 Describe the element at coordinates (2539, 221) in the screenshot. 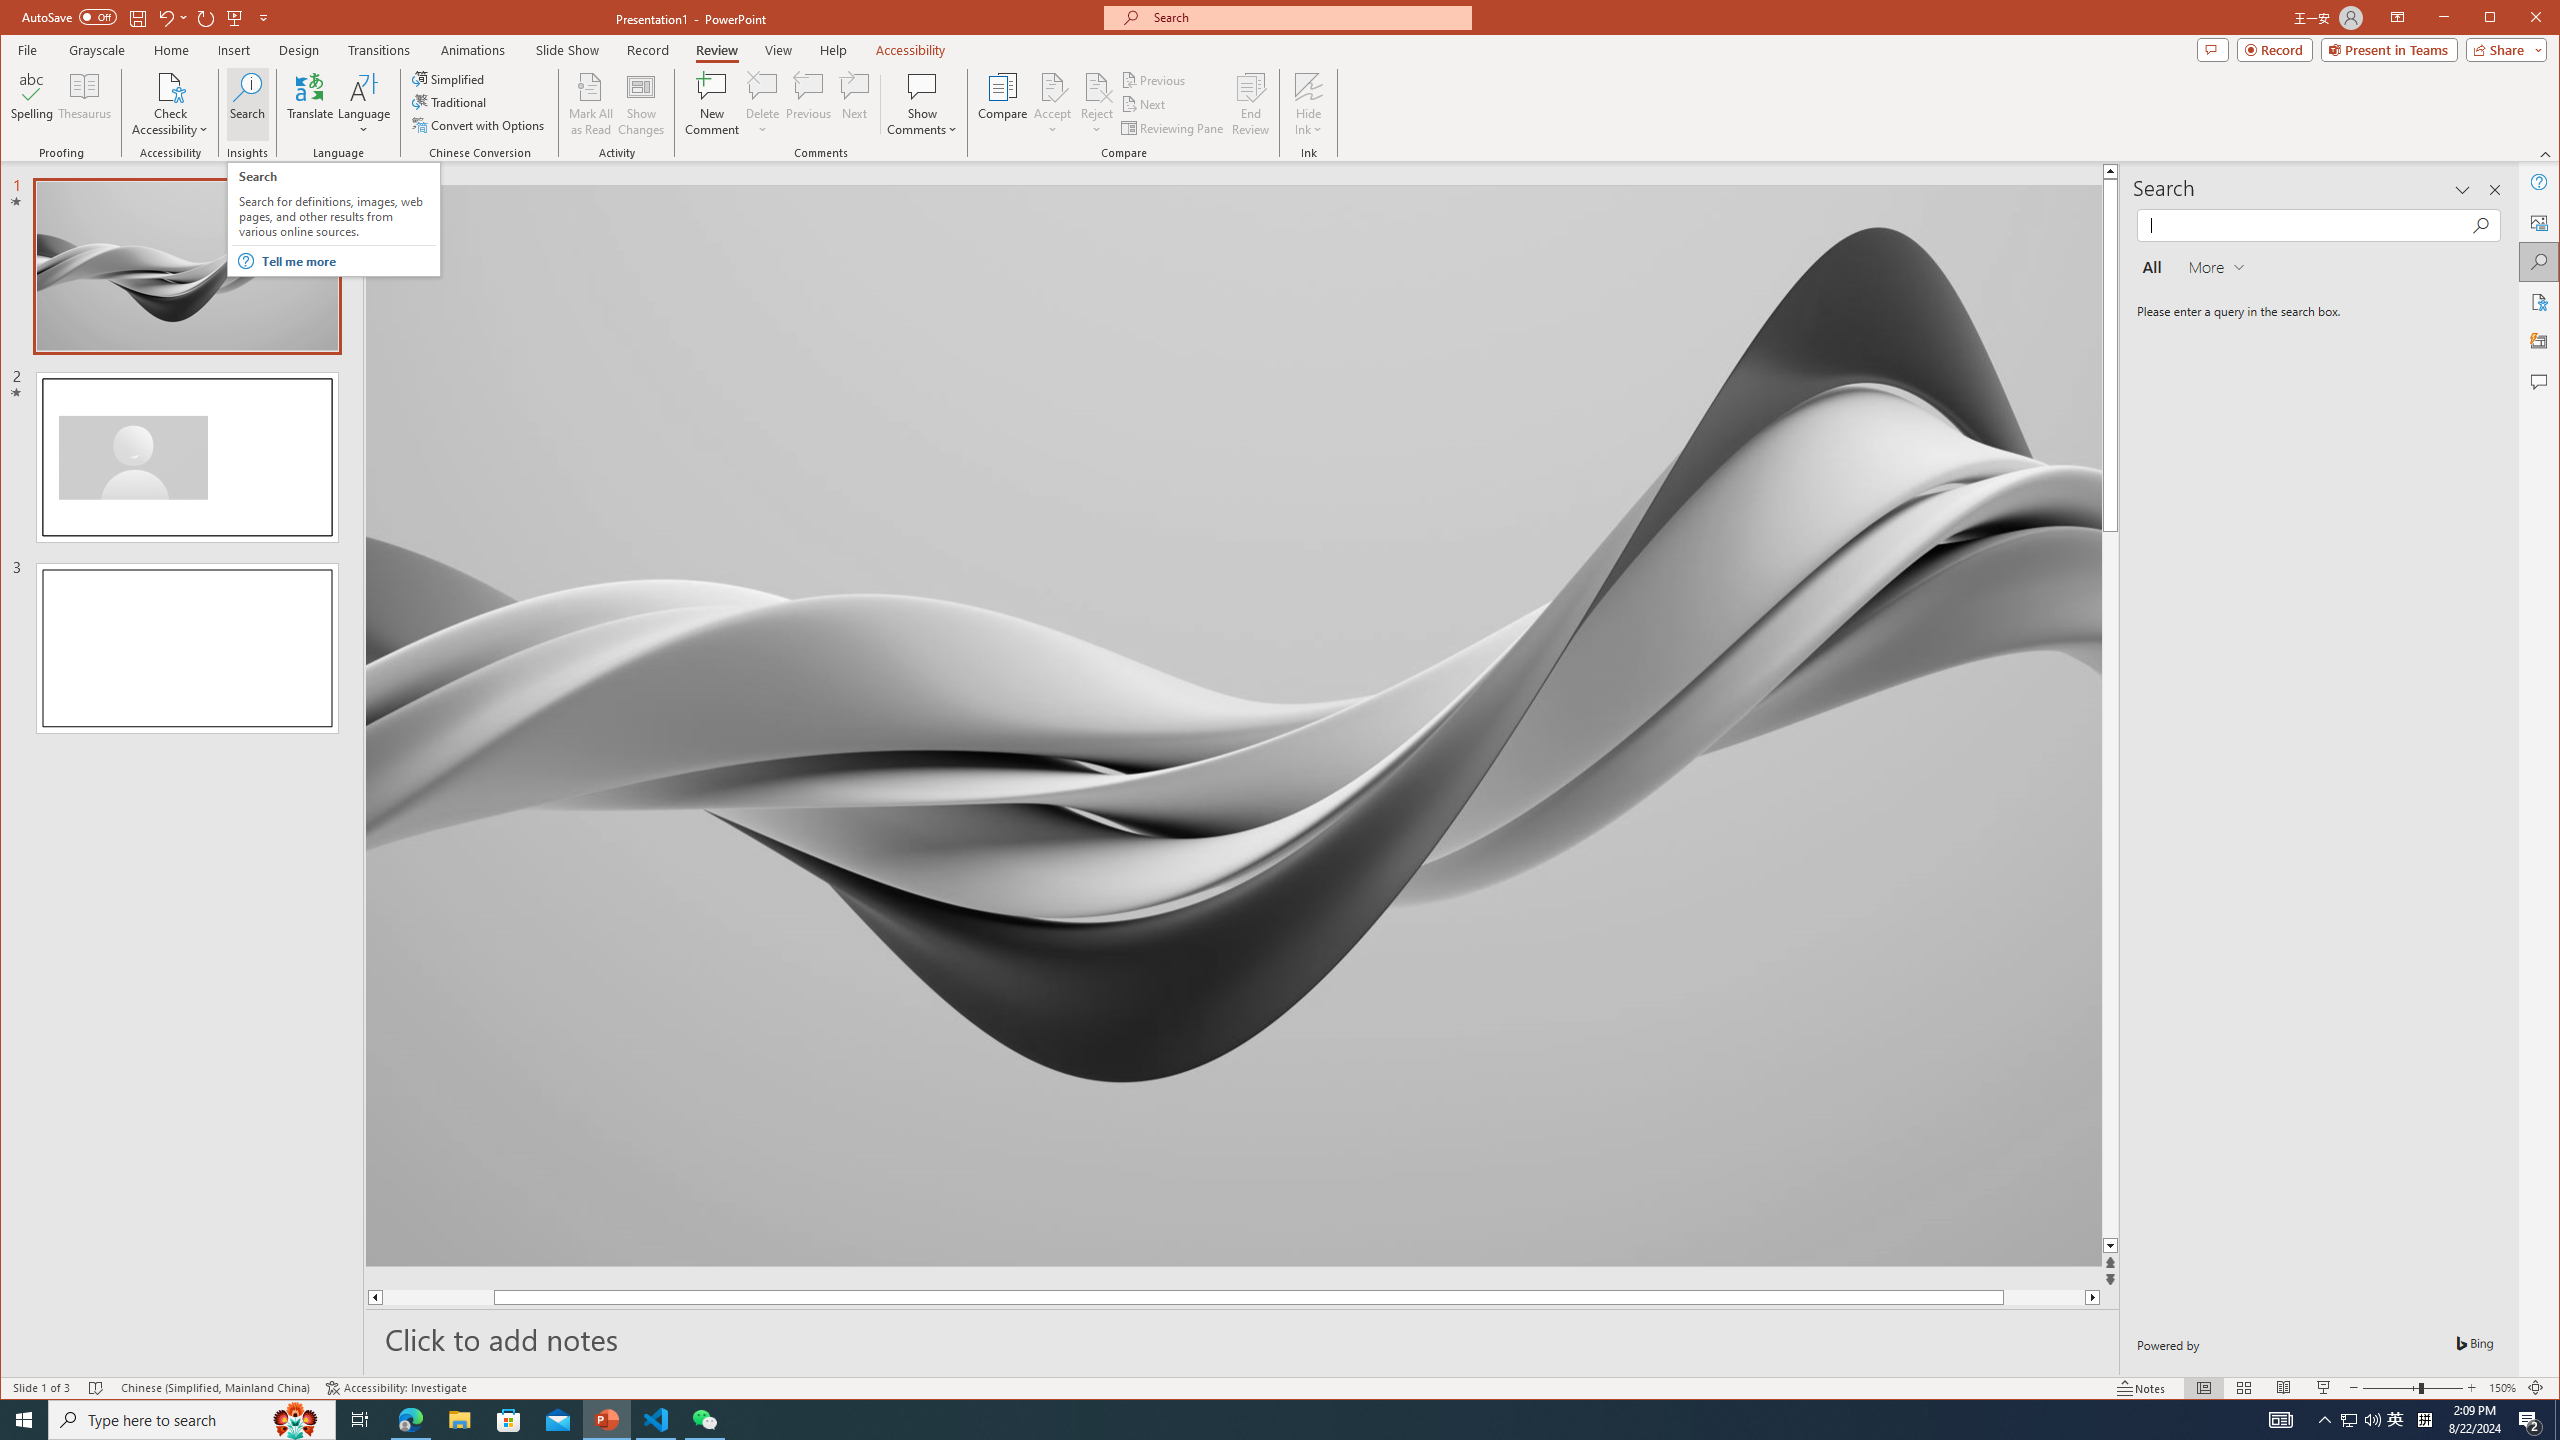

I see `'Alt Text'` at that location.